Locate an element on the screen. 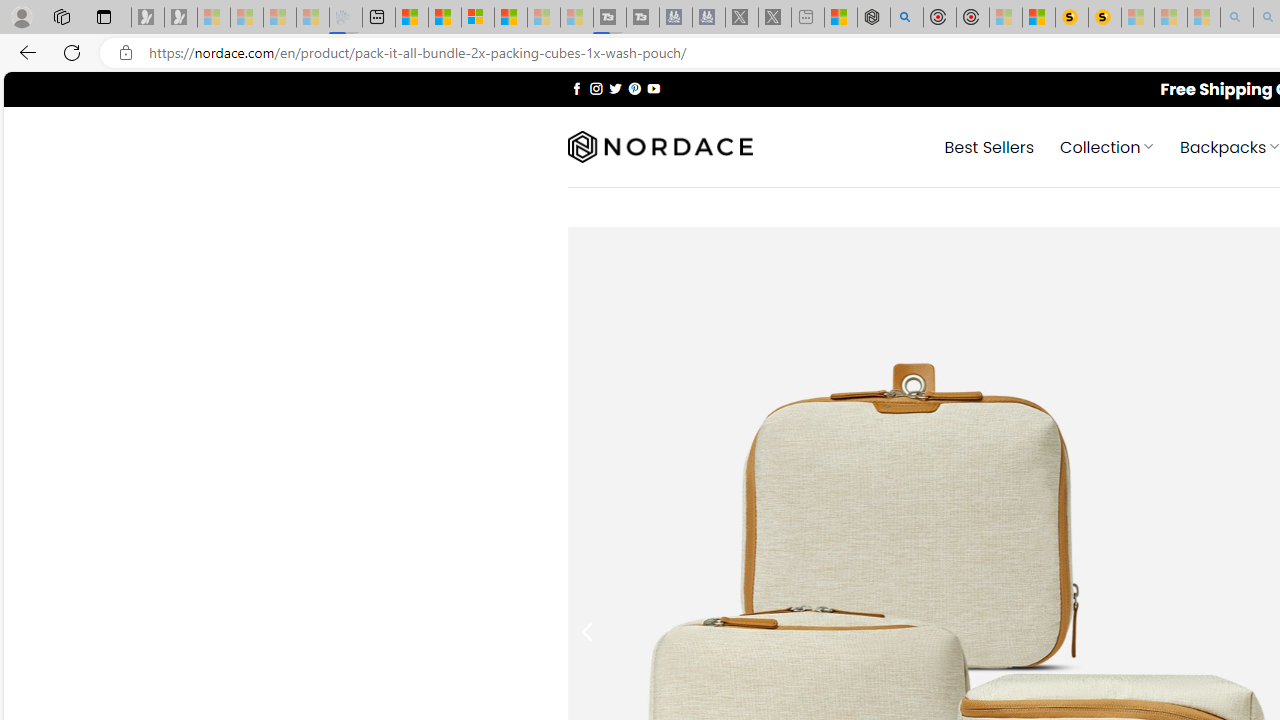 The height and width of the screenshot is (720, 1280). 'Nordace - Summer Adventures 2024' is located at coordinates (873, 17).